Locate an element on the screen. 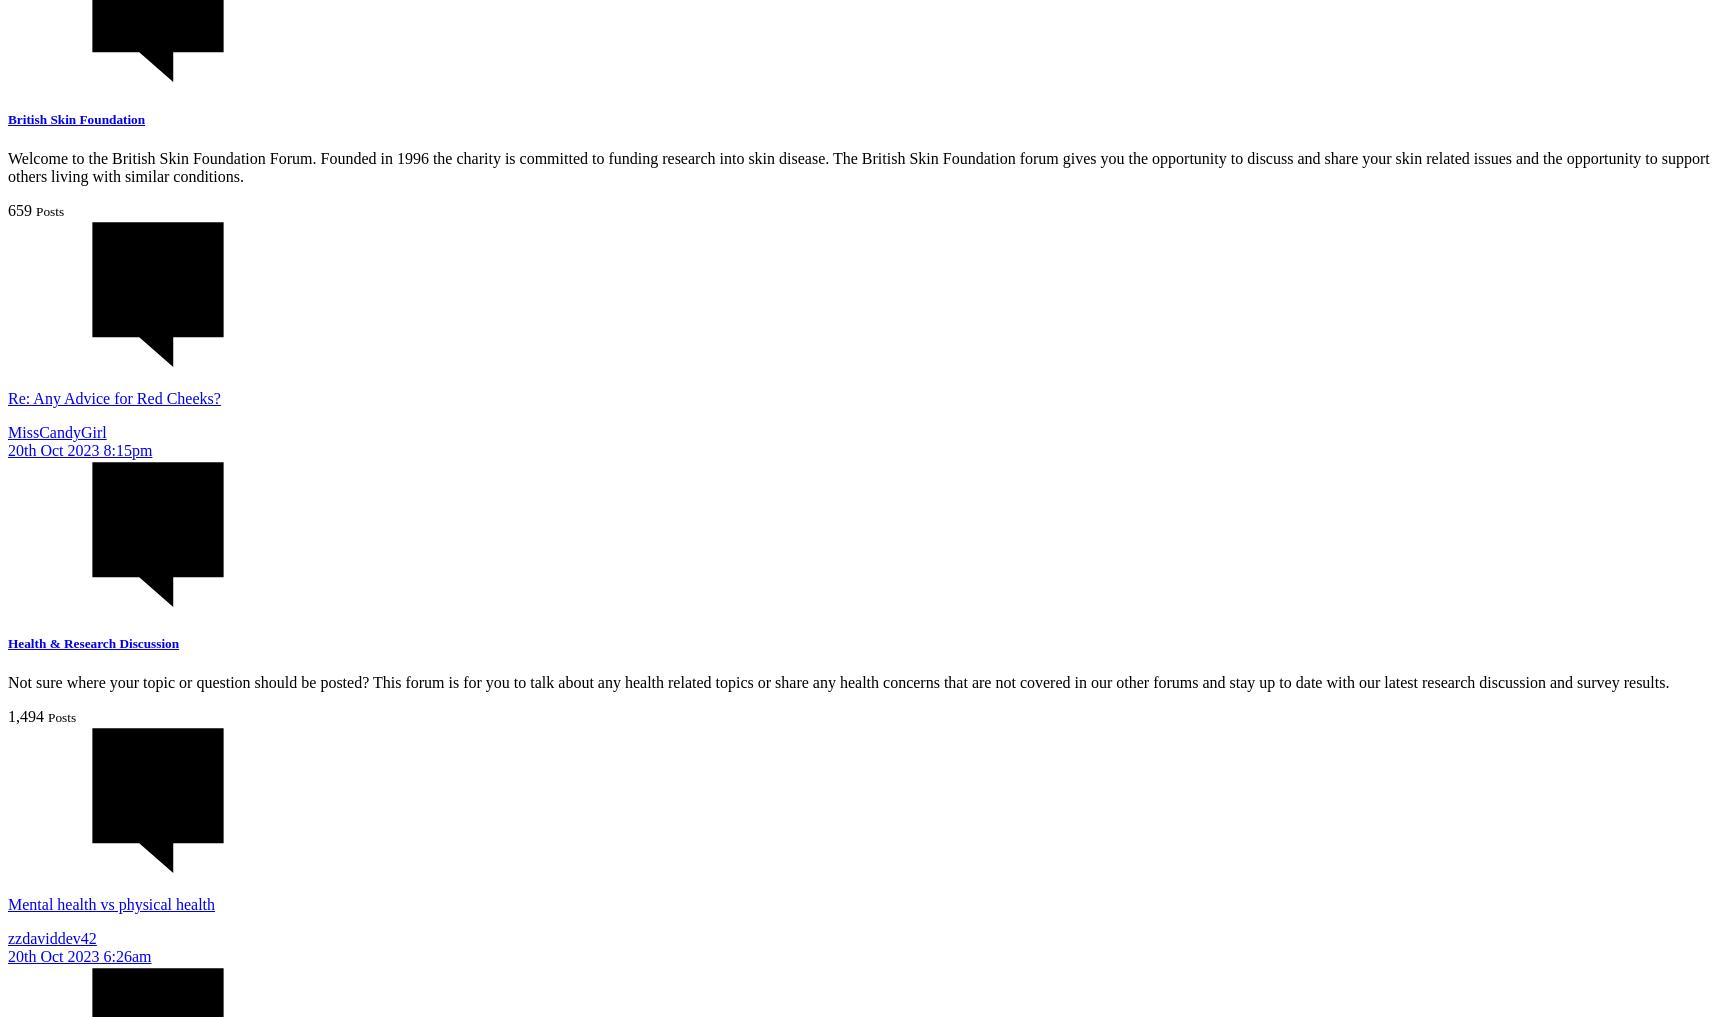 The image size is (1726, 1017). 'Re: Any Advice for Red Cheeks?' is located at coordinates (112, 397).